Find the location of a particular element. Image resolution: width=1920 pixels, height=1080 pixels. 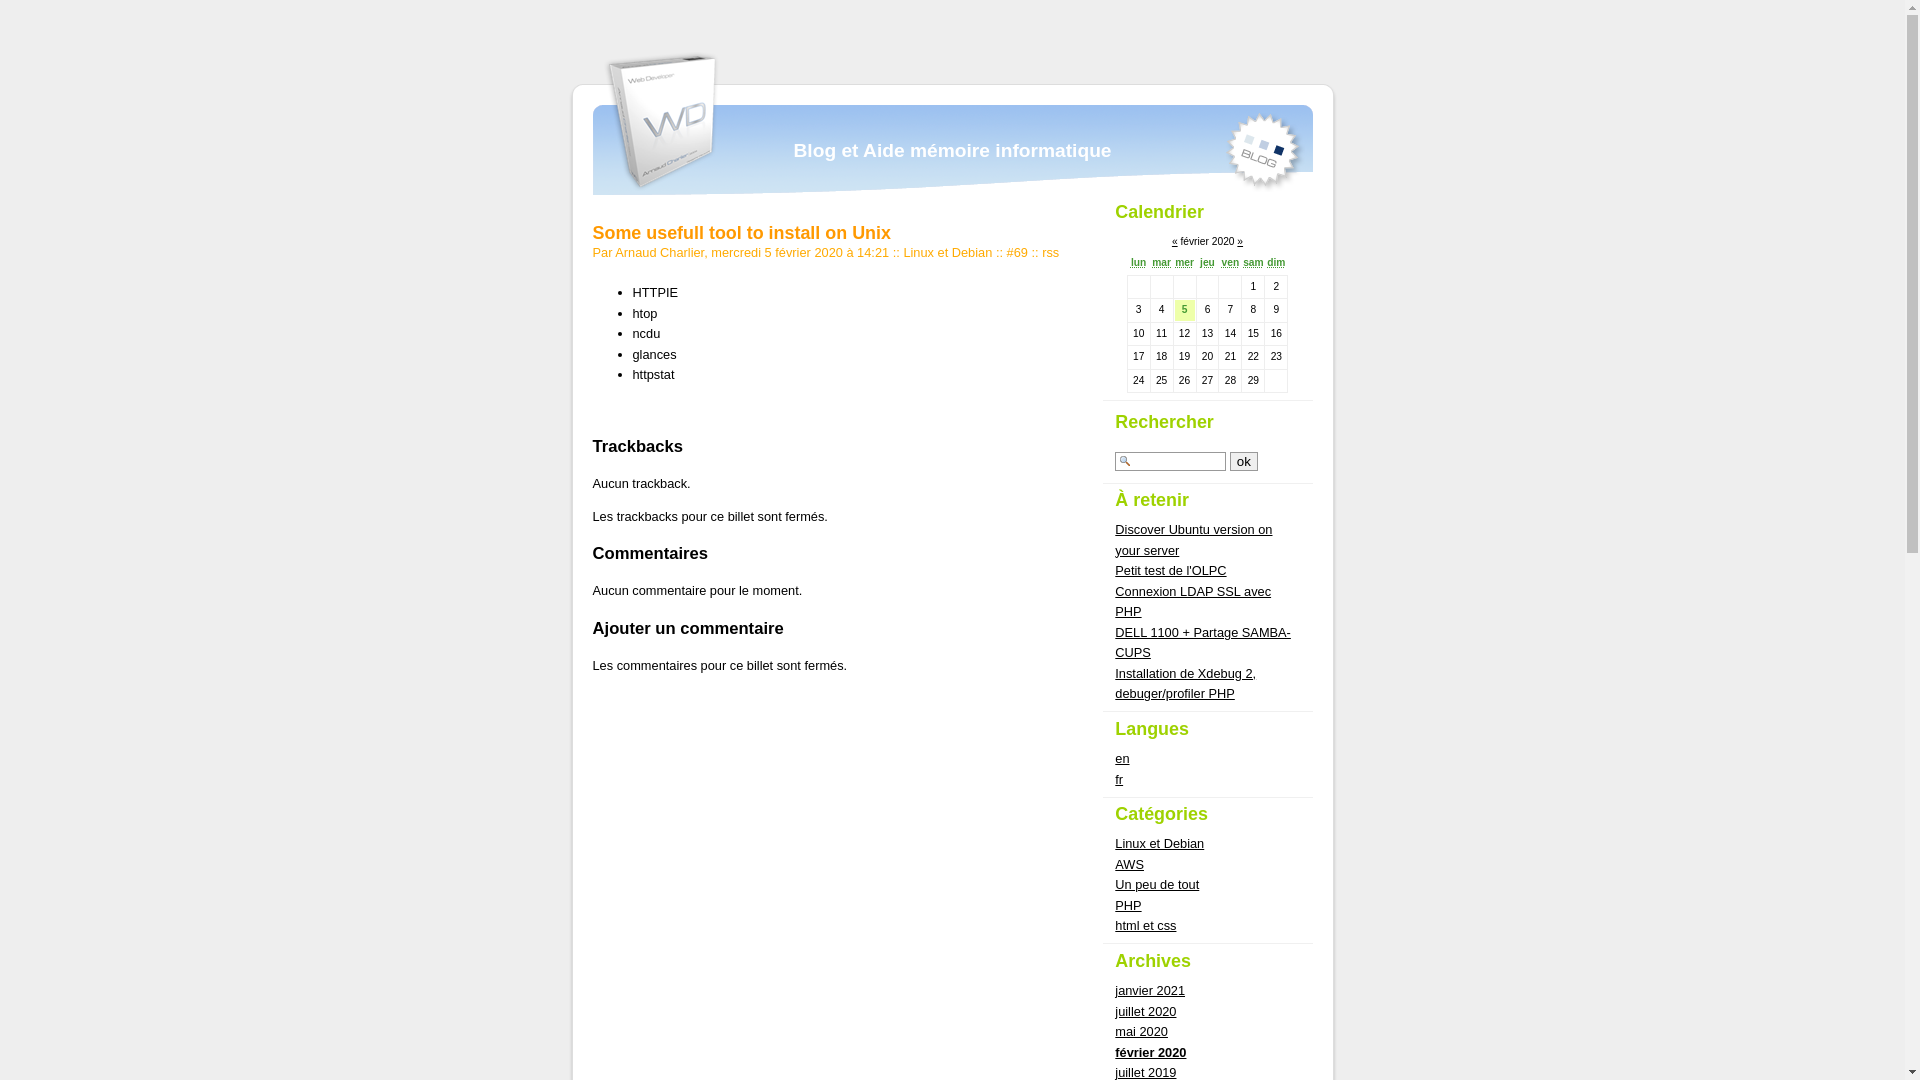

'janvier 2021' is located at coordinates (1150, 990).